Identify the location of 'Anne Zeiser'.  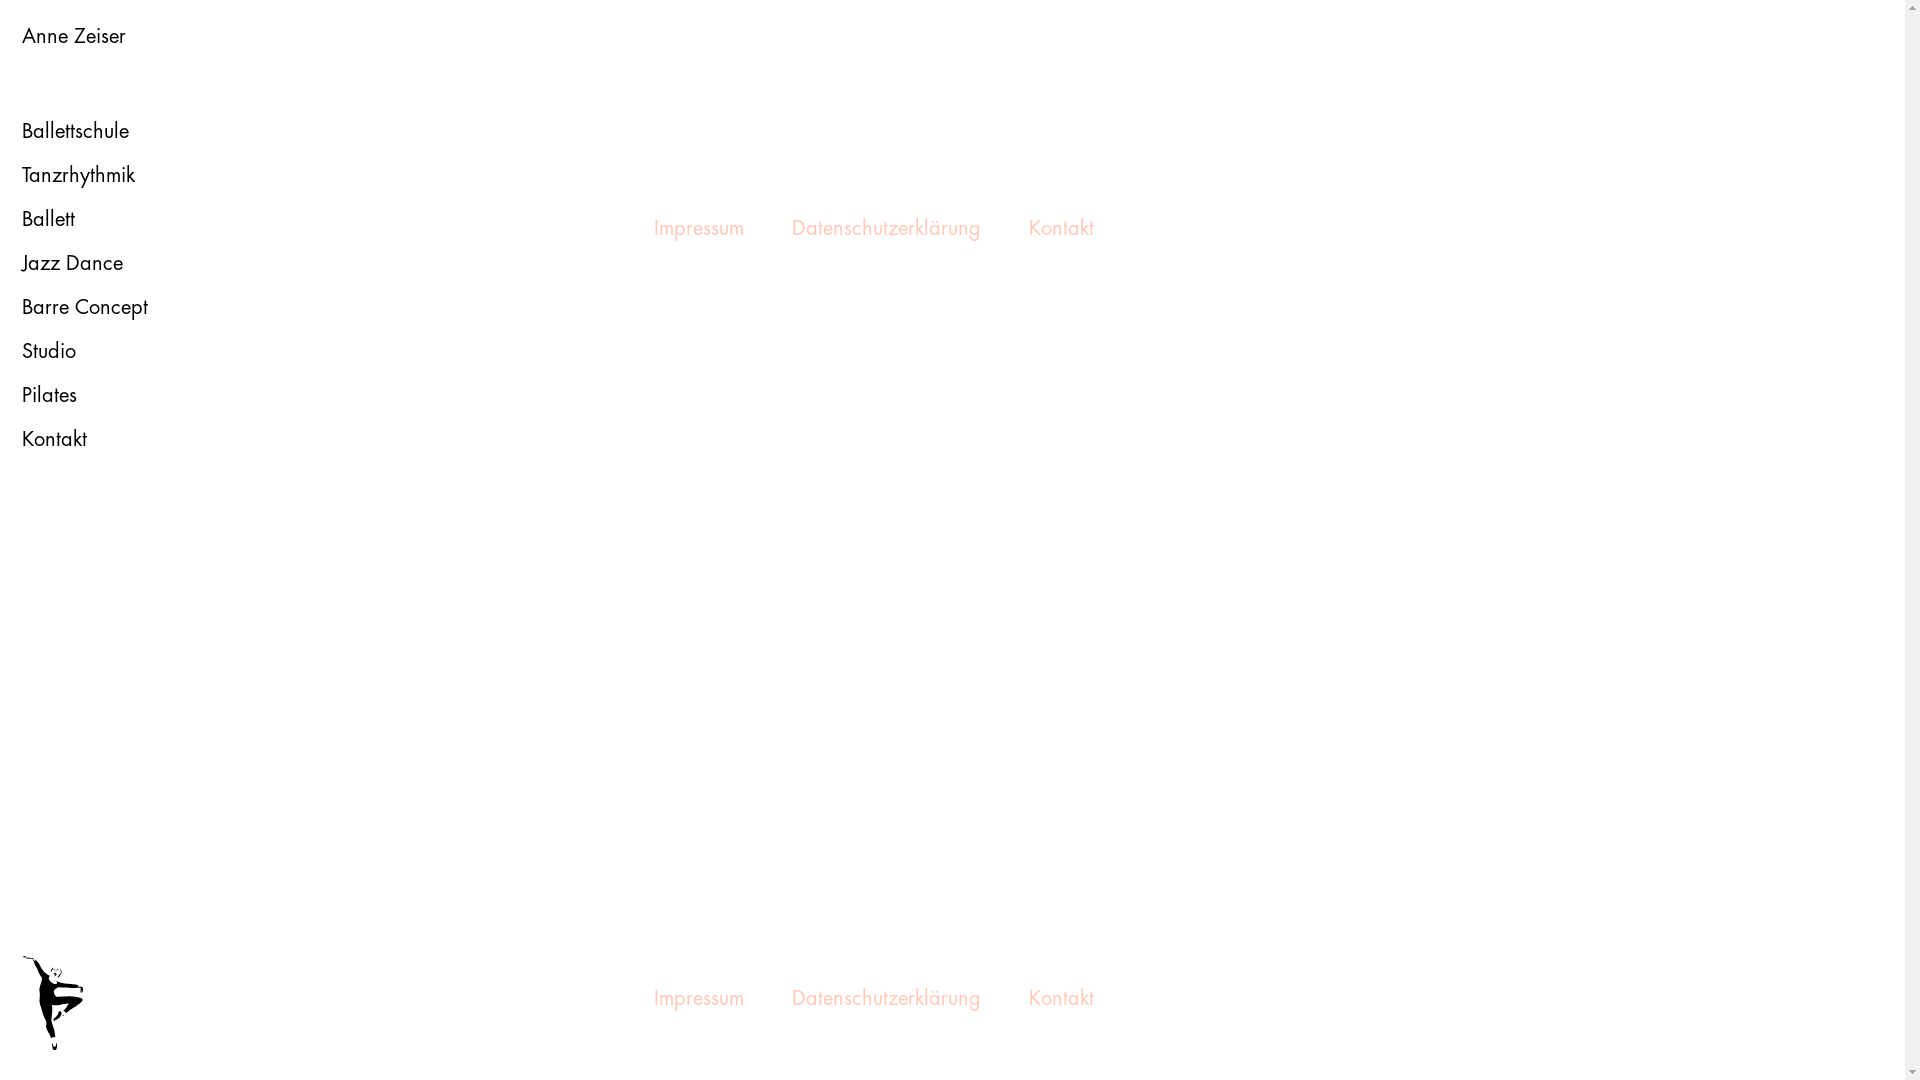
(73, 37).